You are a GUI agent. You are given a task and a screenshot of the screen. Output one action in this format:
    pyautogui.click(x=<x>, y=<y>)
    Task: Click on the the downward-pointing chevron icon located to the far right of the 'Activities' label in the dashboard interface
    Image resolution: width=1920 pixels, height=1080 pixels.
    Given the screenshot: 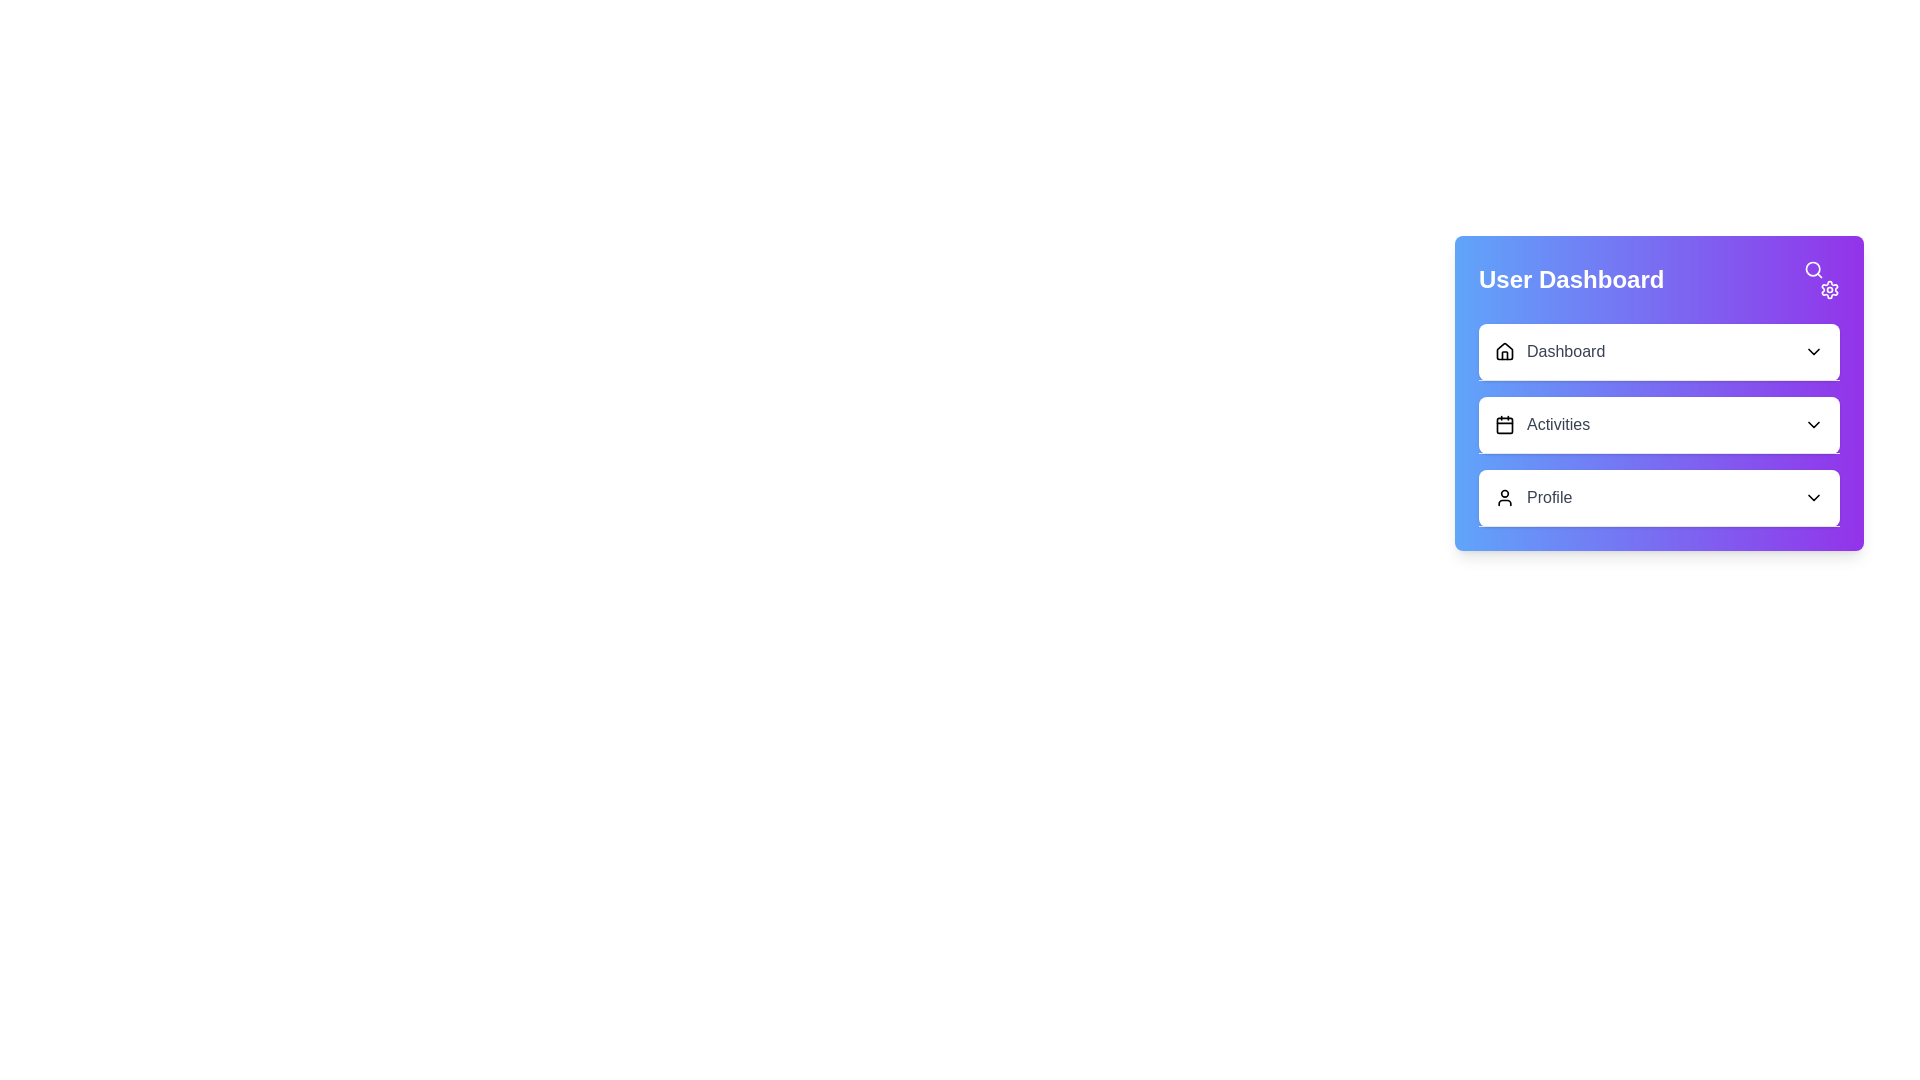 What is the action you would take?
    pyautogui.click(x=1814, y=423)
    